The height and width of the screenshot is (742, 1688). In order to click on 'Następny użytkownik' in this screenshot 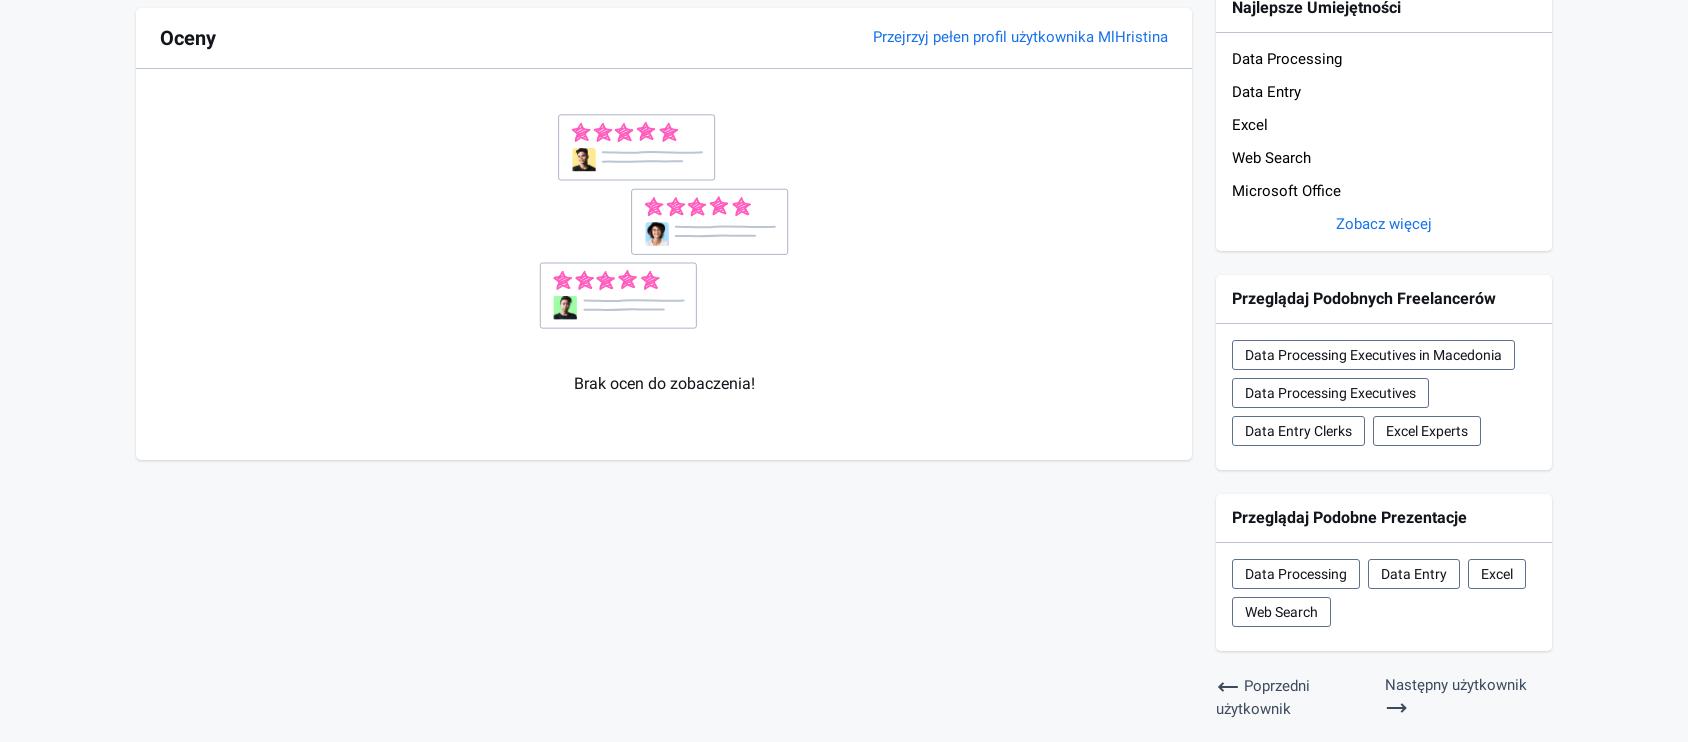, I will do `click(1456, 683)`.